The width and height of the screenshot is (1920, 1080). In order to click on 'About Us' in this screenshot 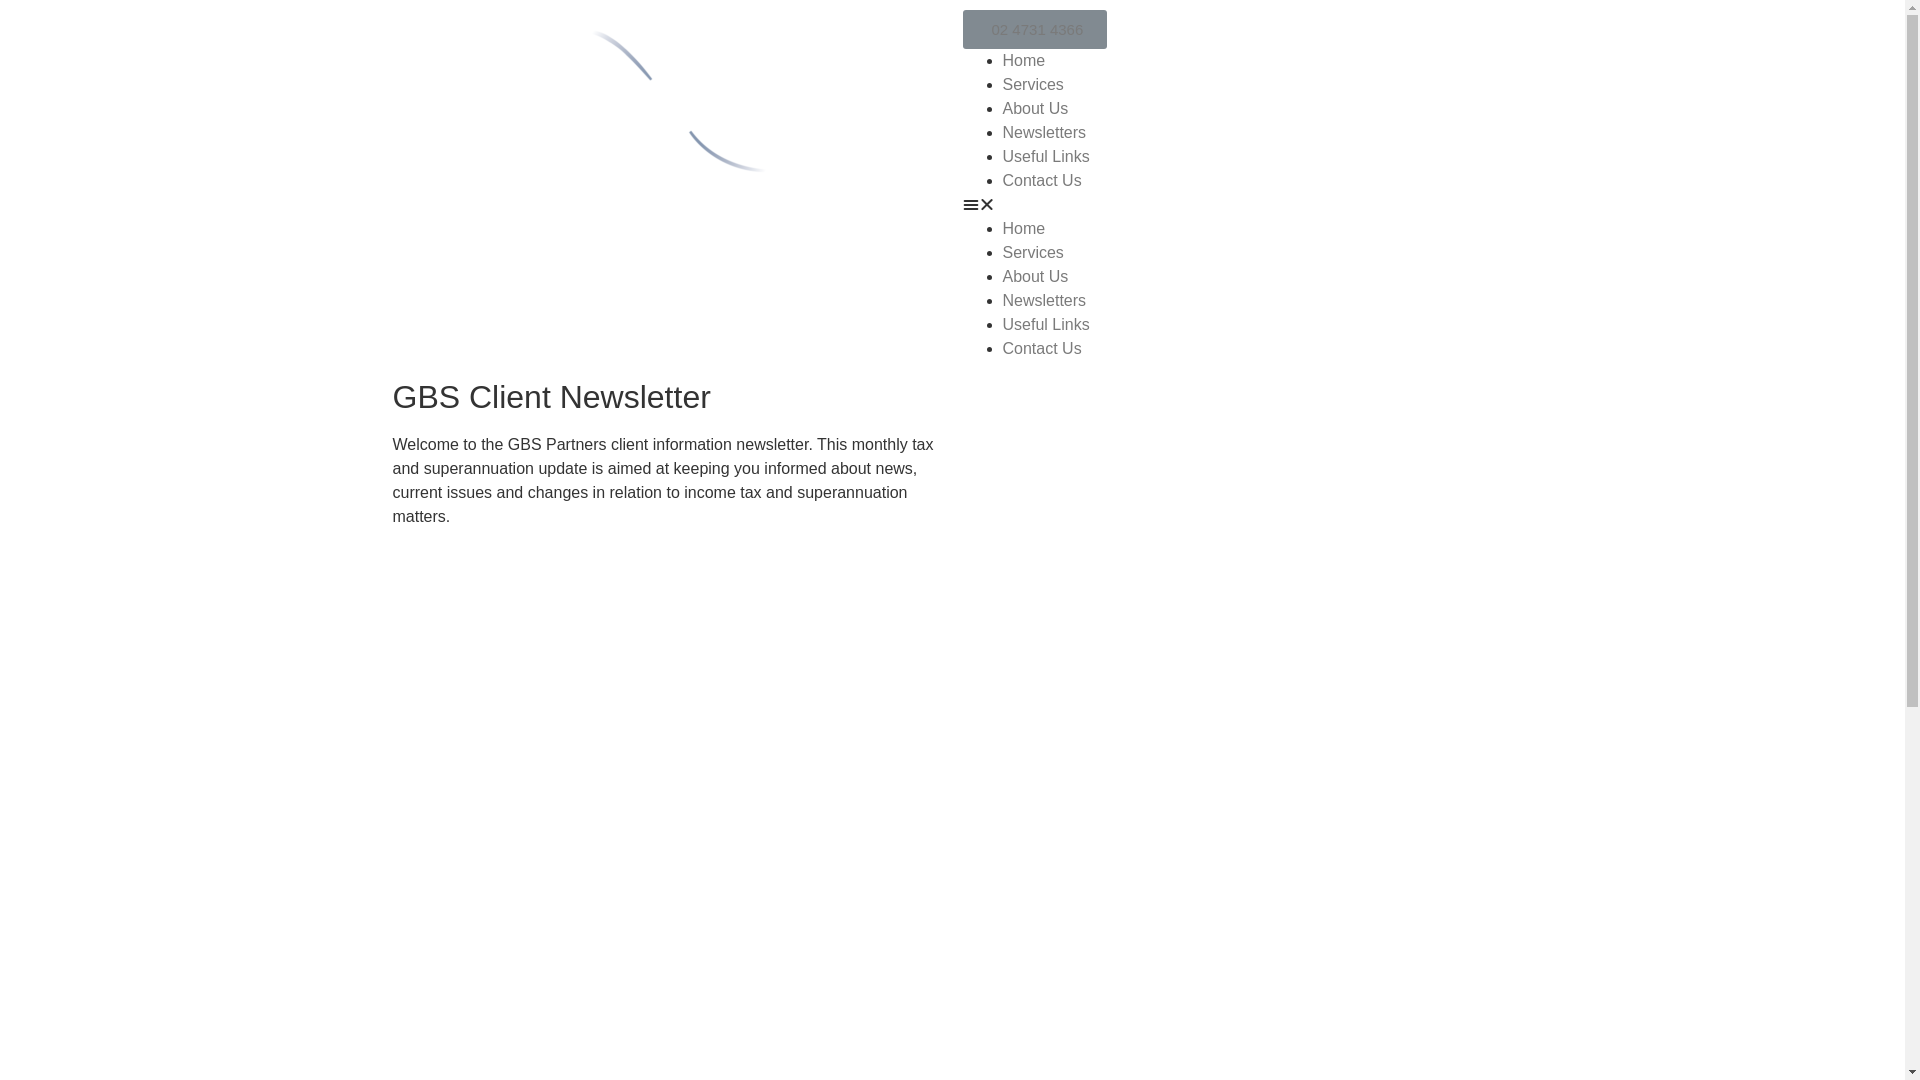, I will do `click(1035, 108)`.